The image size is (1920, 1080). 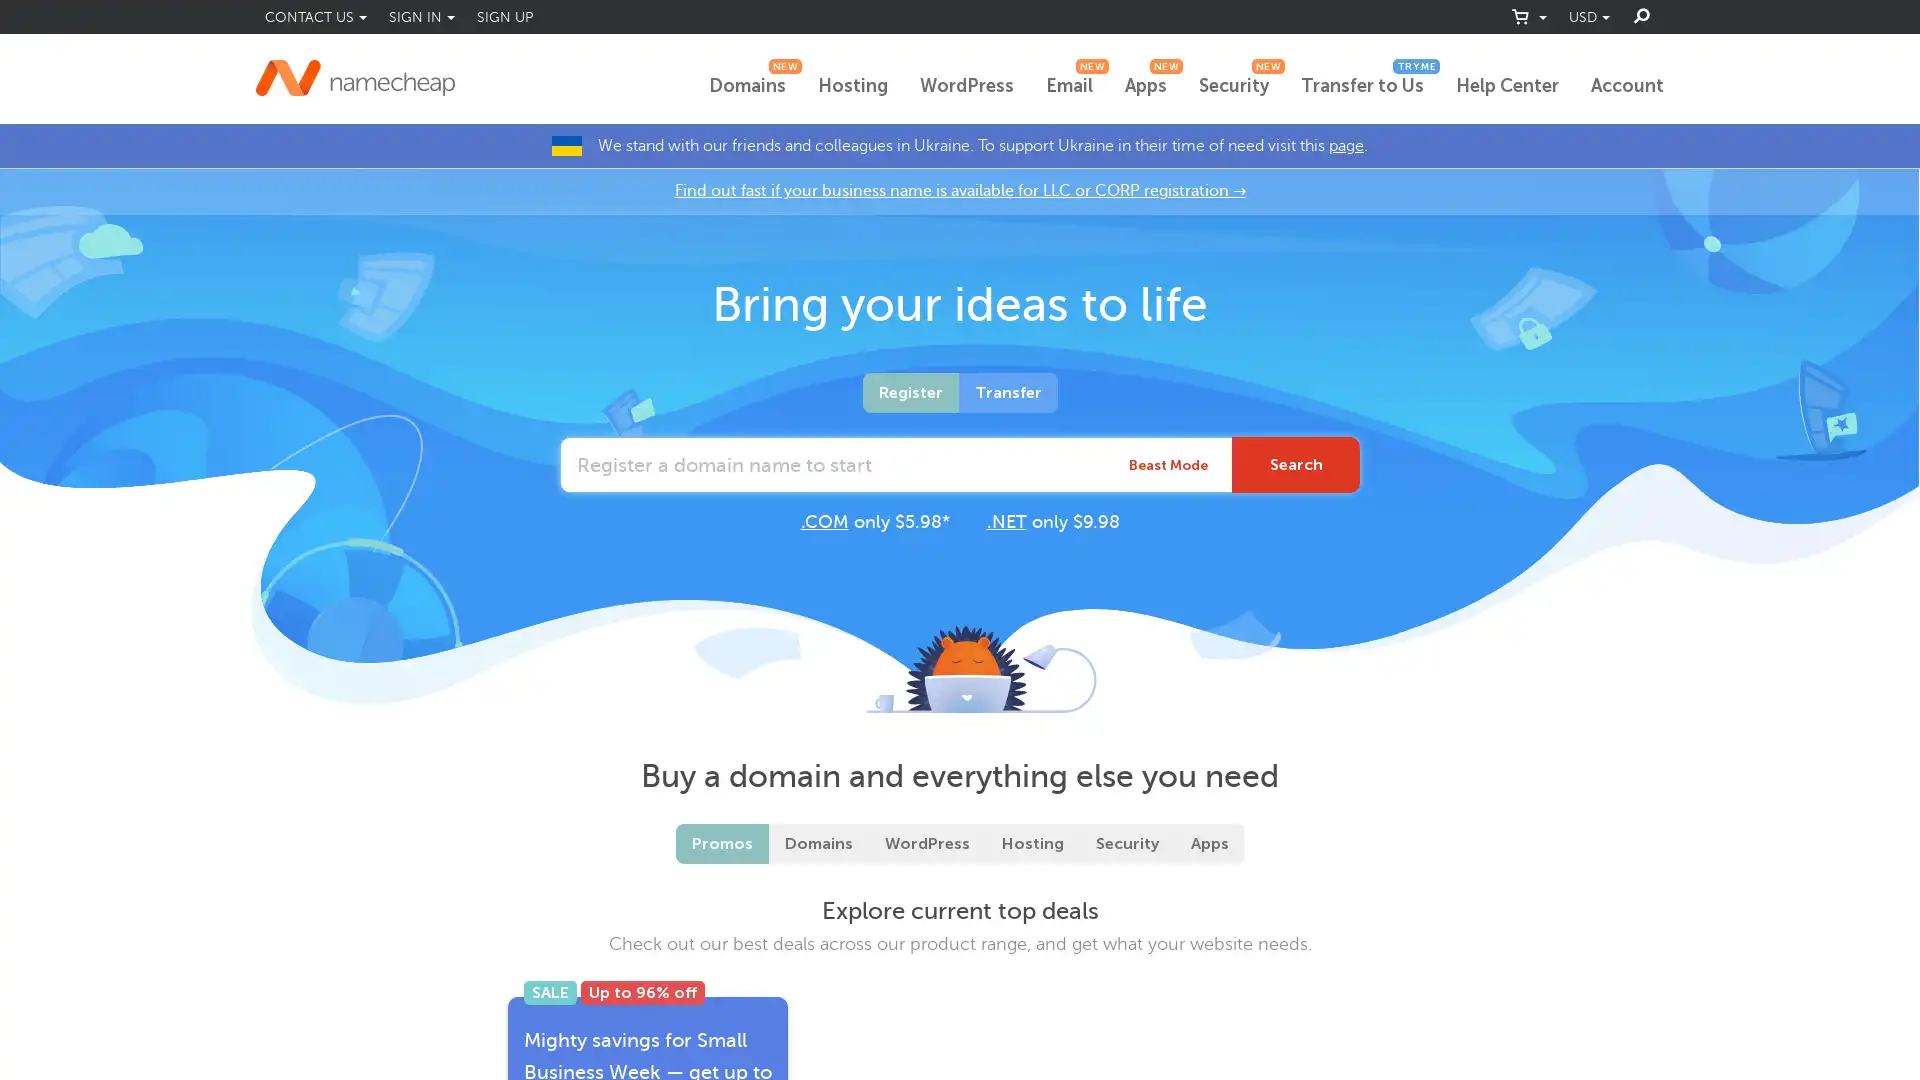 I want to click on Search, so click(x=1296, y=465).